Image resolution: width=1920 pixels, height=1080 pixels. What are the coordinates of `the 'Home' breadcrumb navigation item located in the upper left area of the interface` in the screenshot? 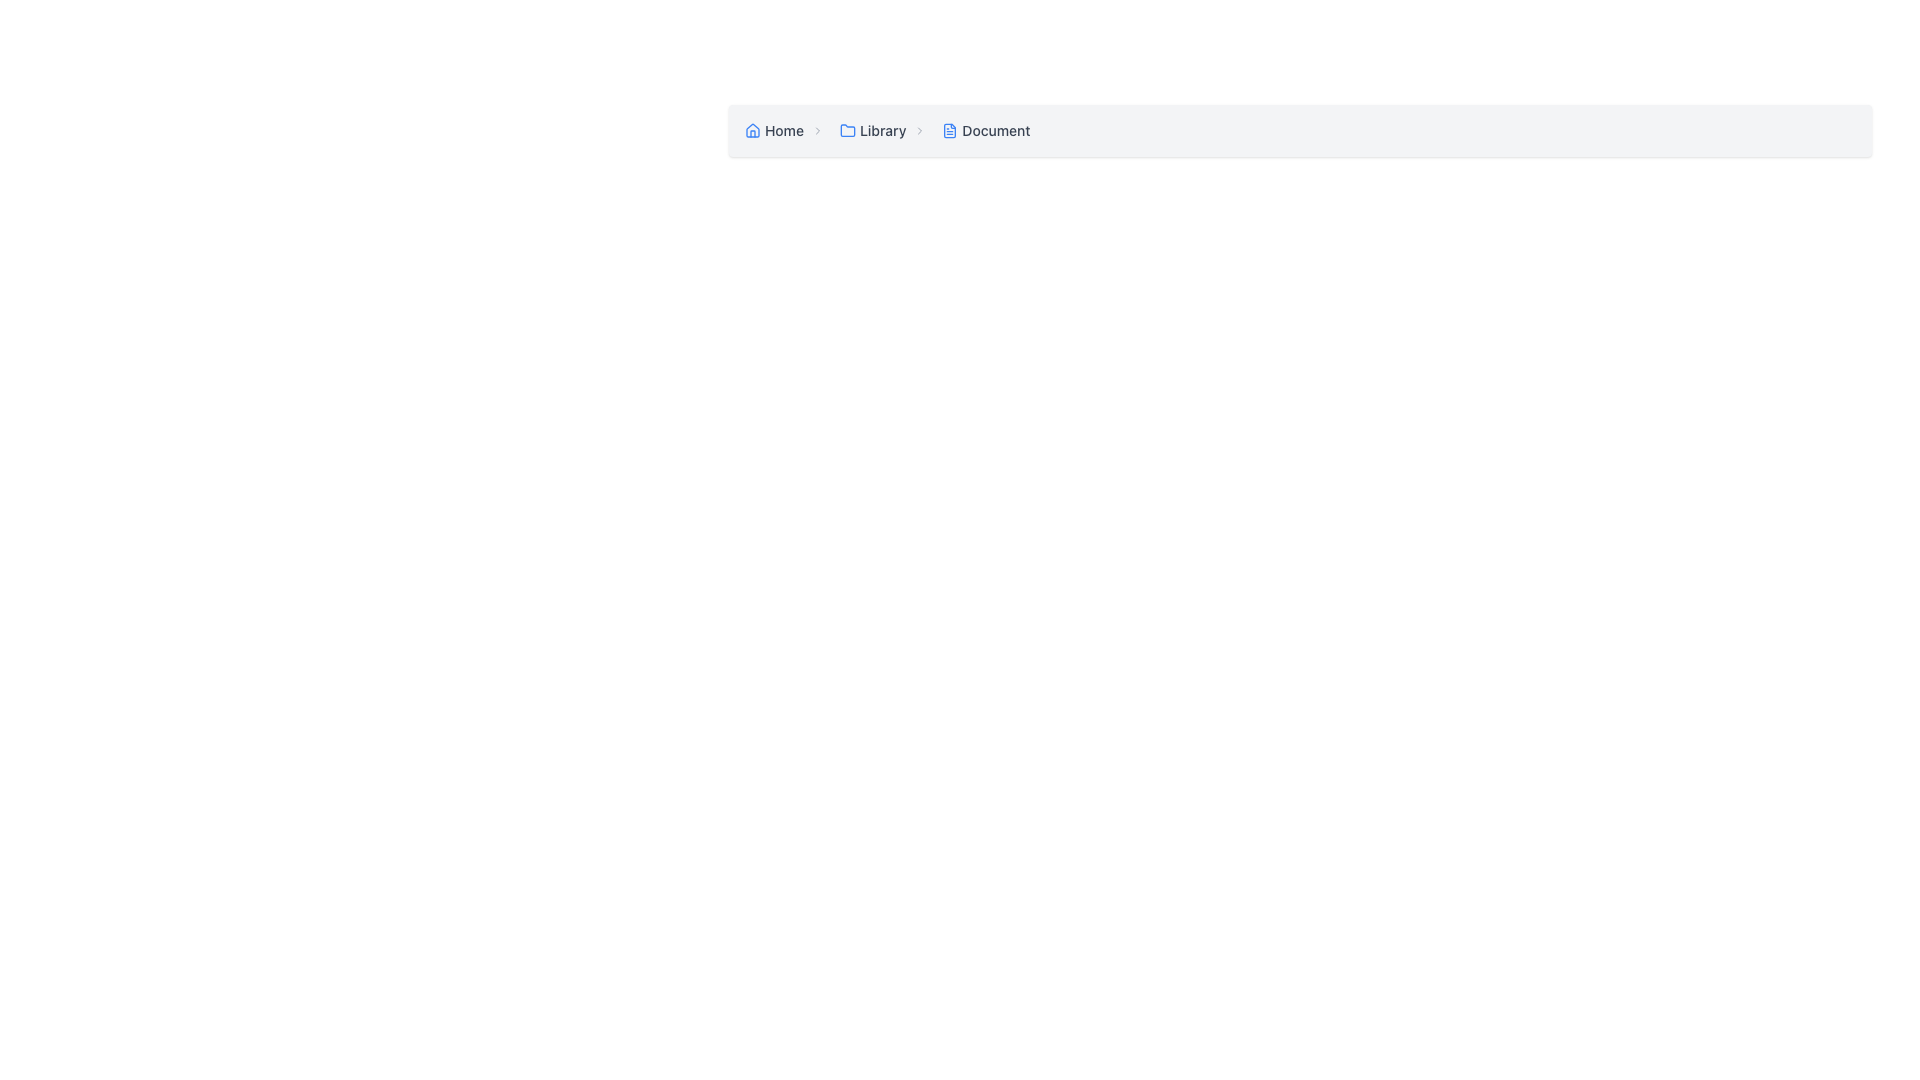 It's located at (787, 131).